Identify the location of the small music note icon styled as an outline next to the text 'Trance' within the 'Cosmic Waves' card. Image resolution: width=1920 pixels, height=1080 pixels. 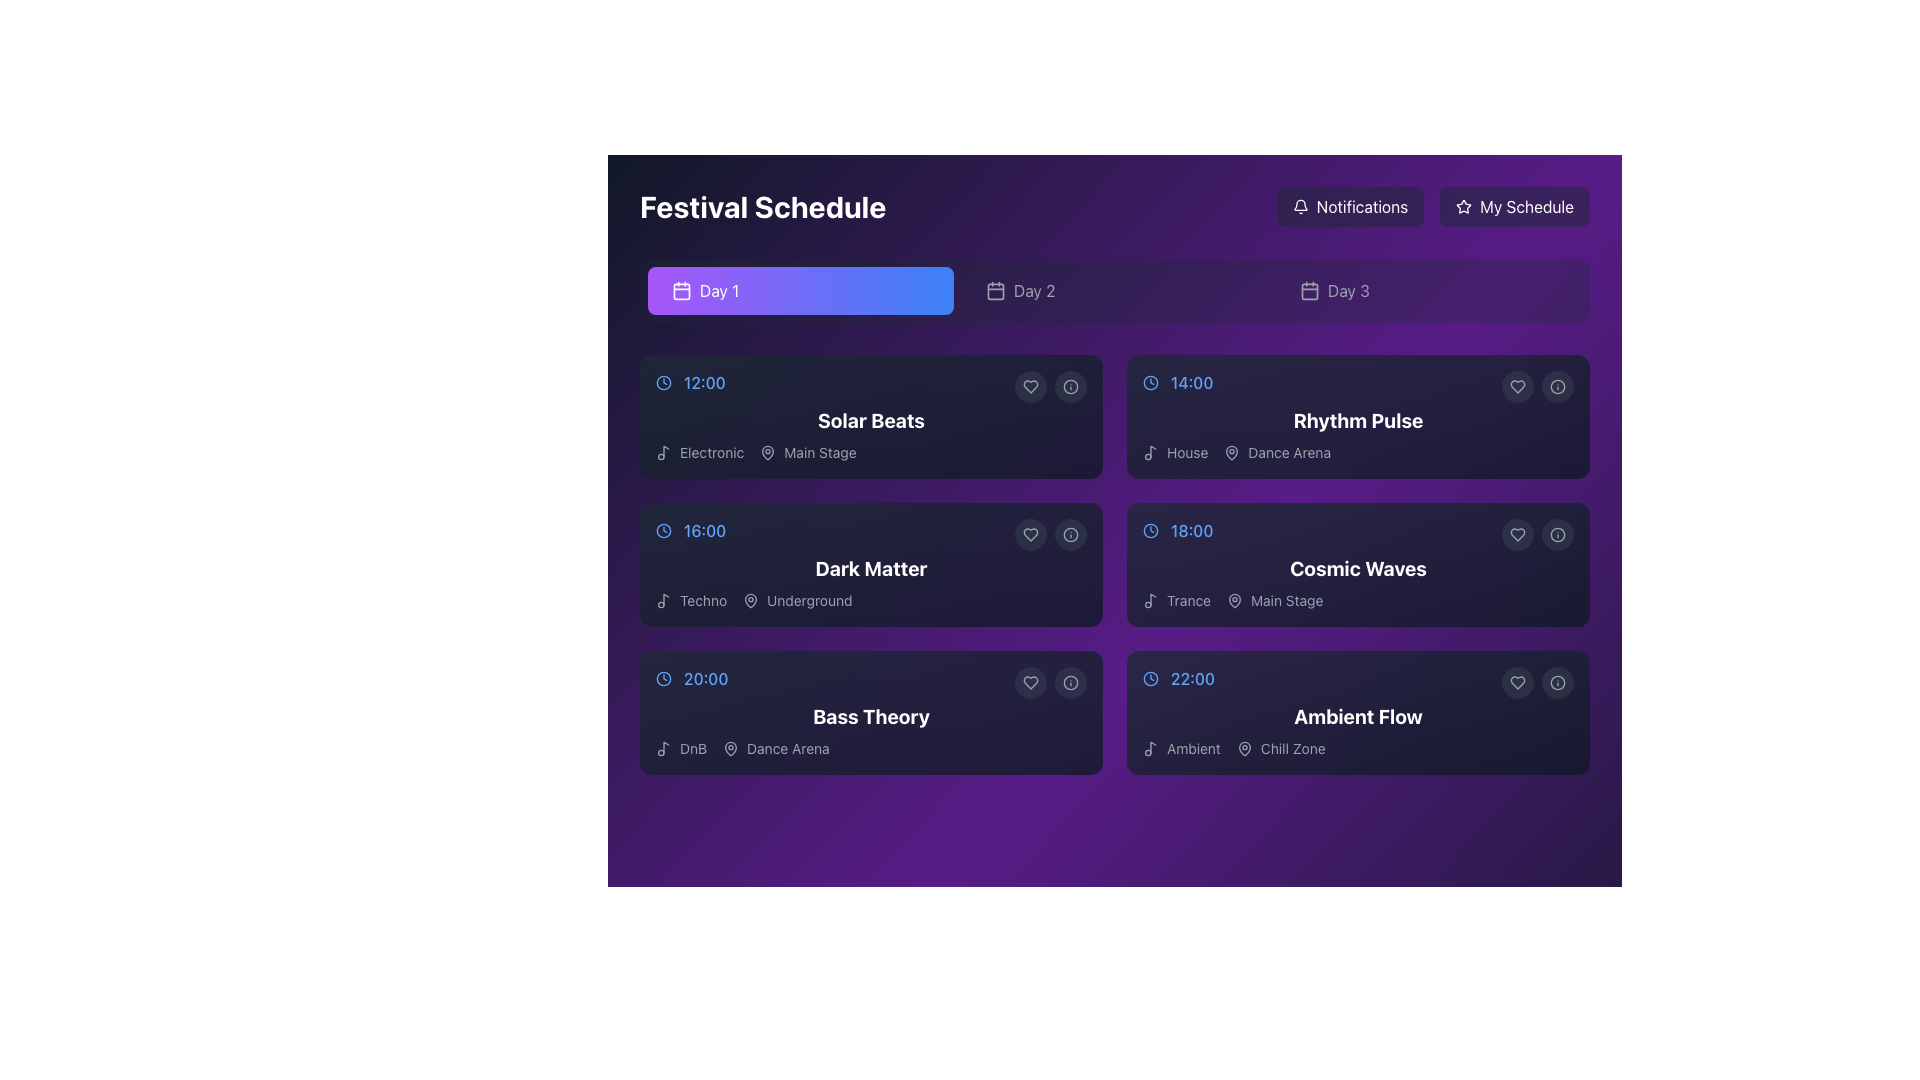
(1151, 600).